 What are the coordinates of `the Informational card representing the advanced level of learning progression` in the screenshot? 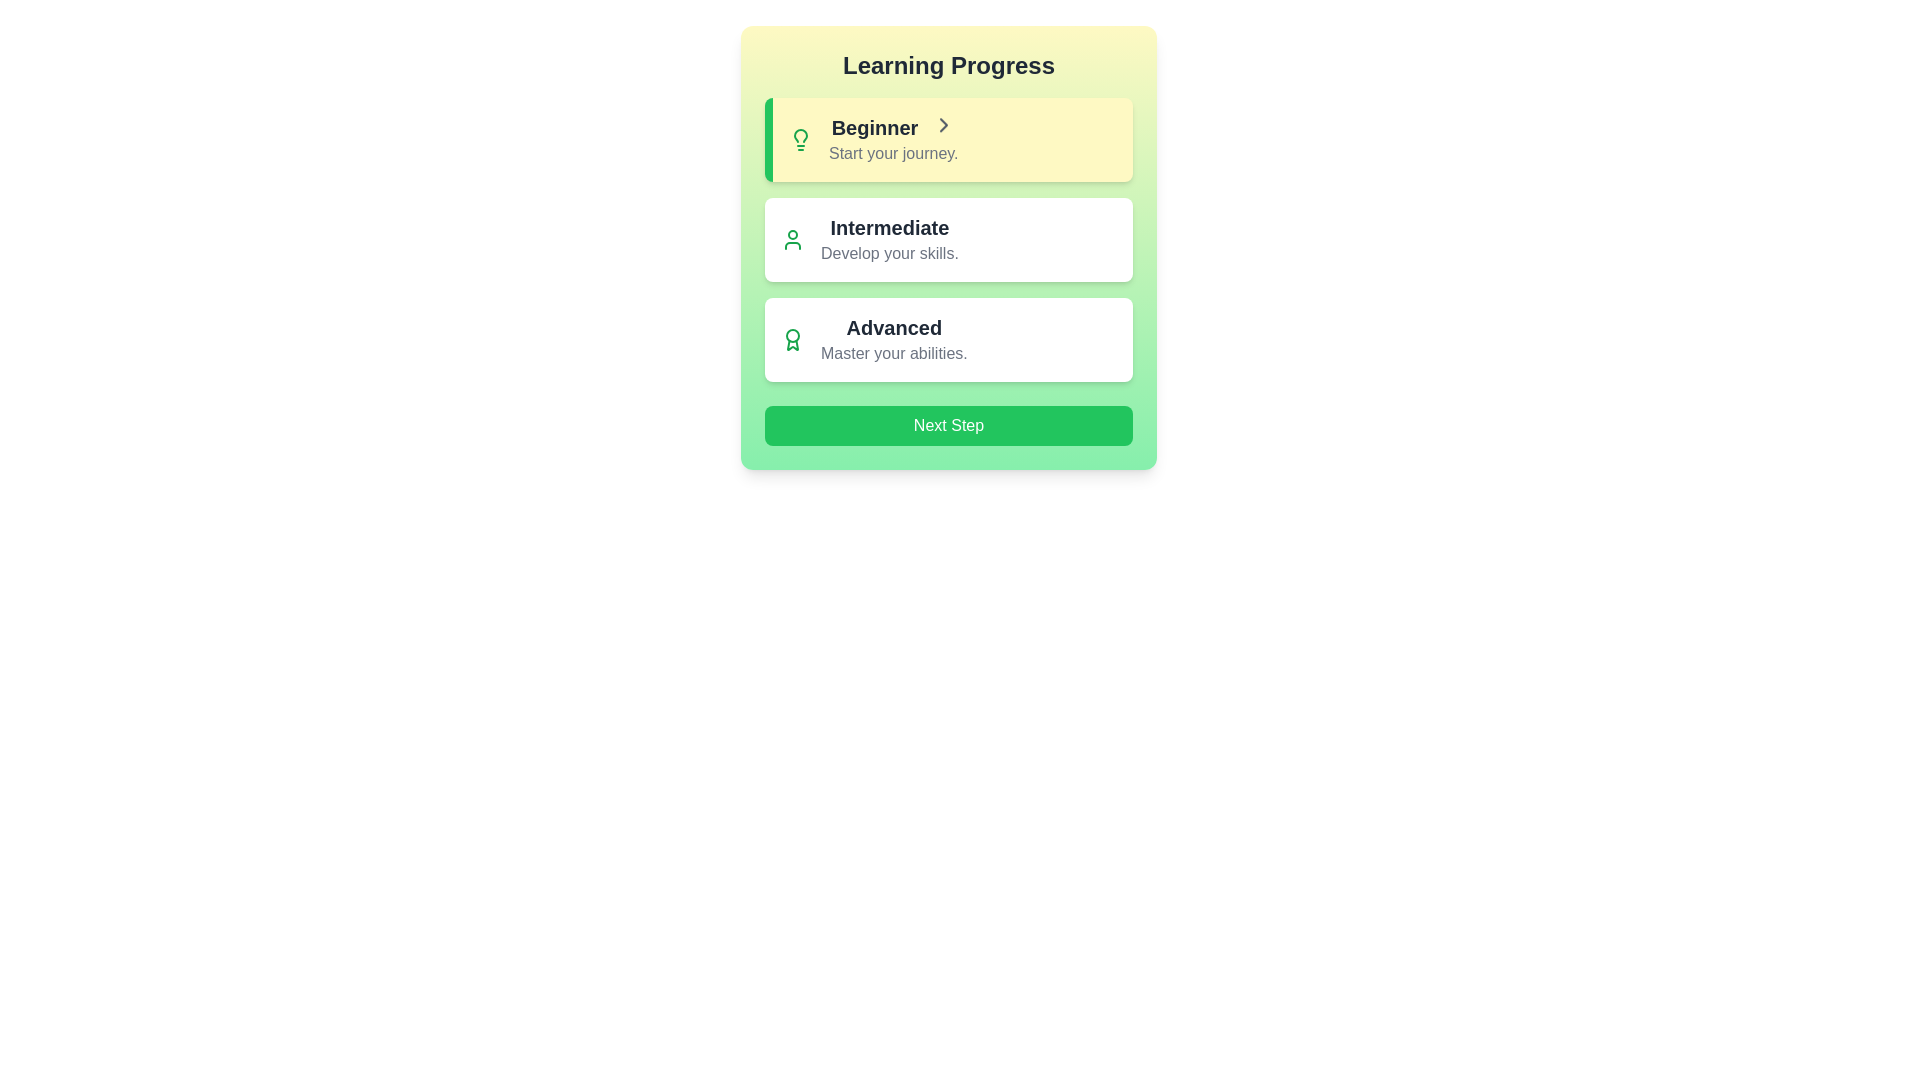 It's located at (948, 338).